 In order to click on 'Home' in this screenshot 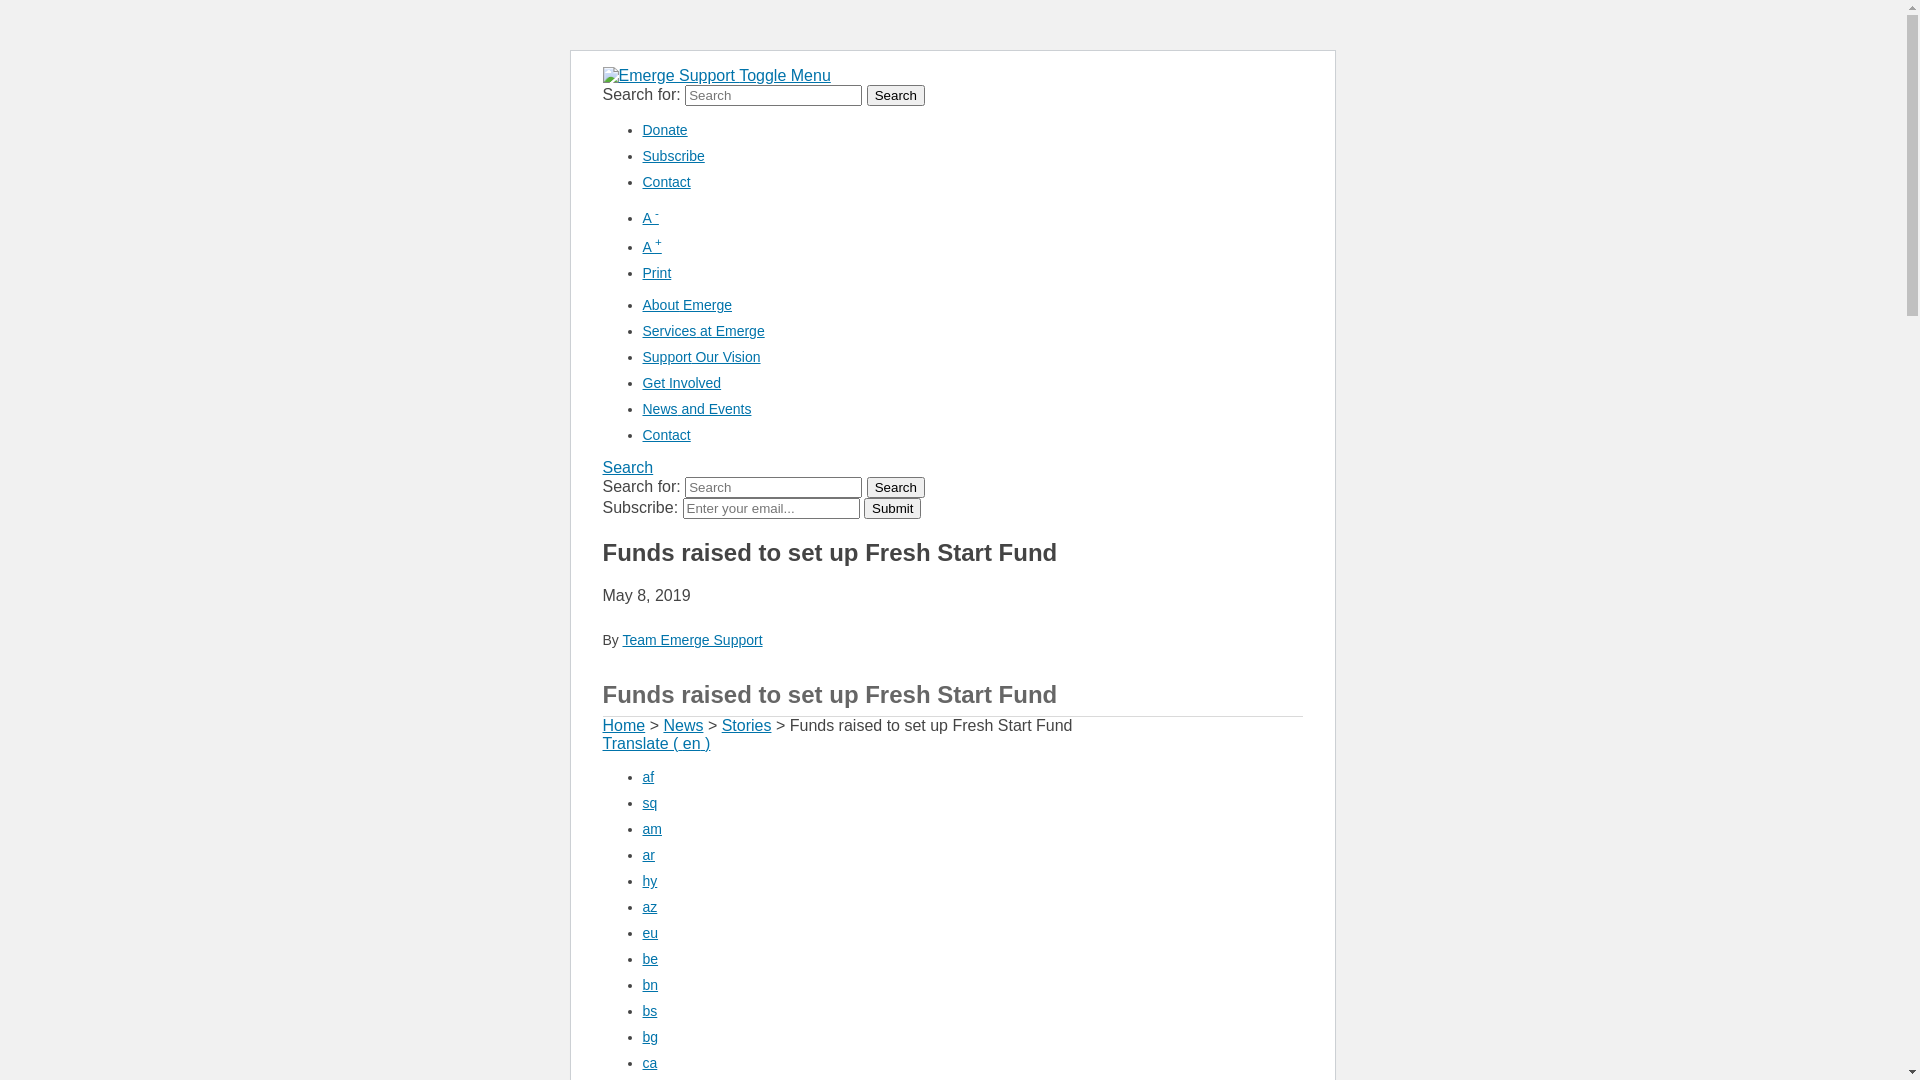, I will do `click(622, 725)`.